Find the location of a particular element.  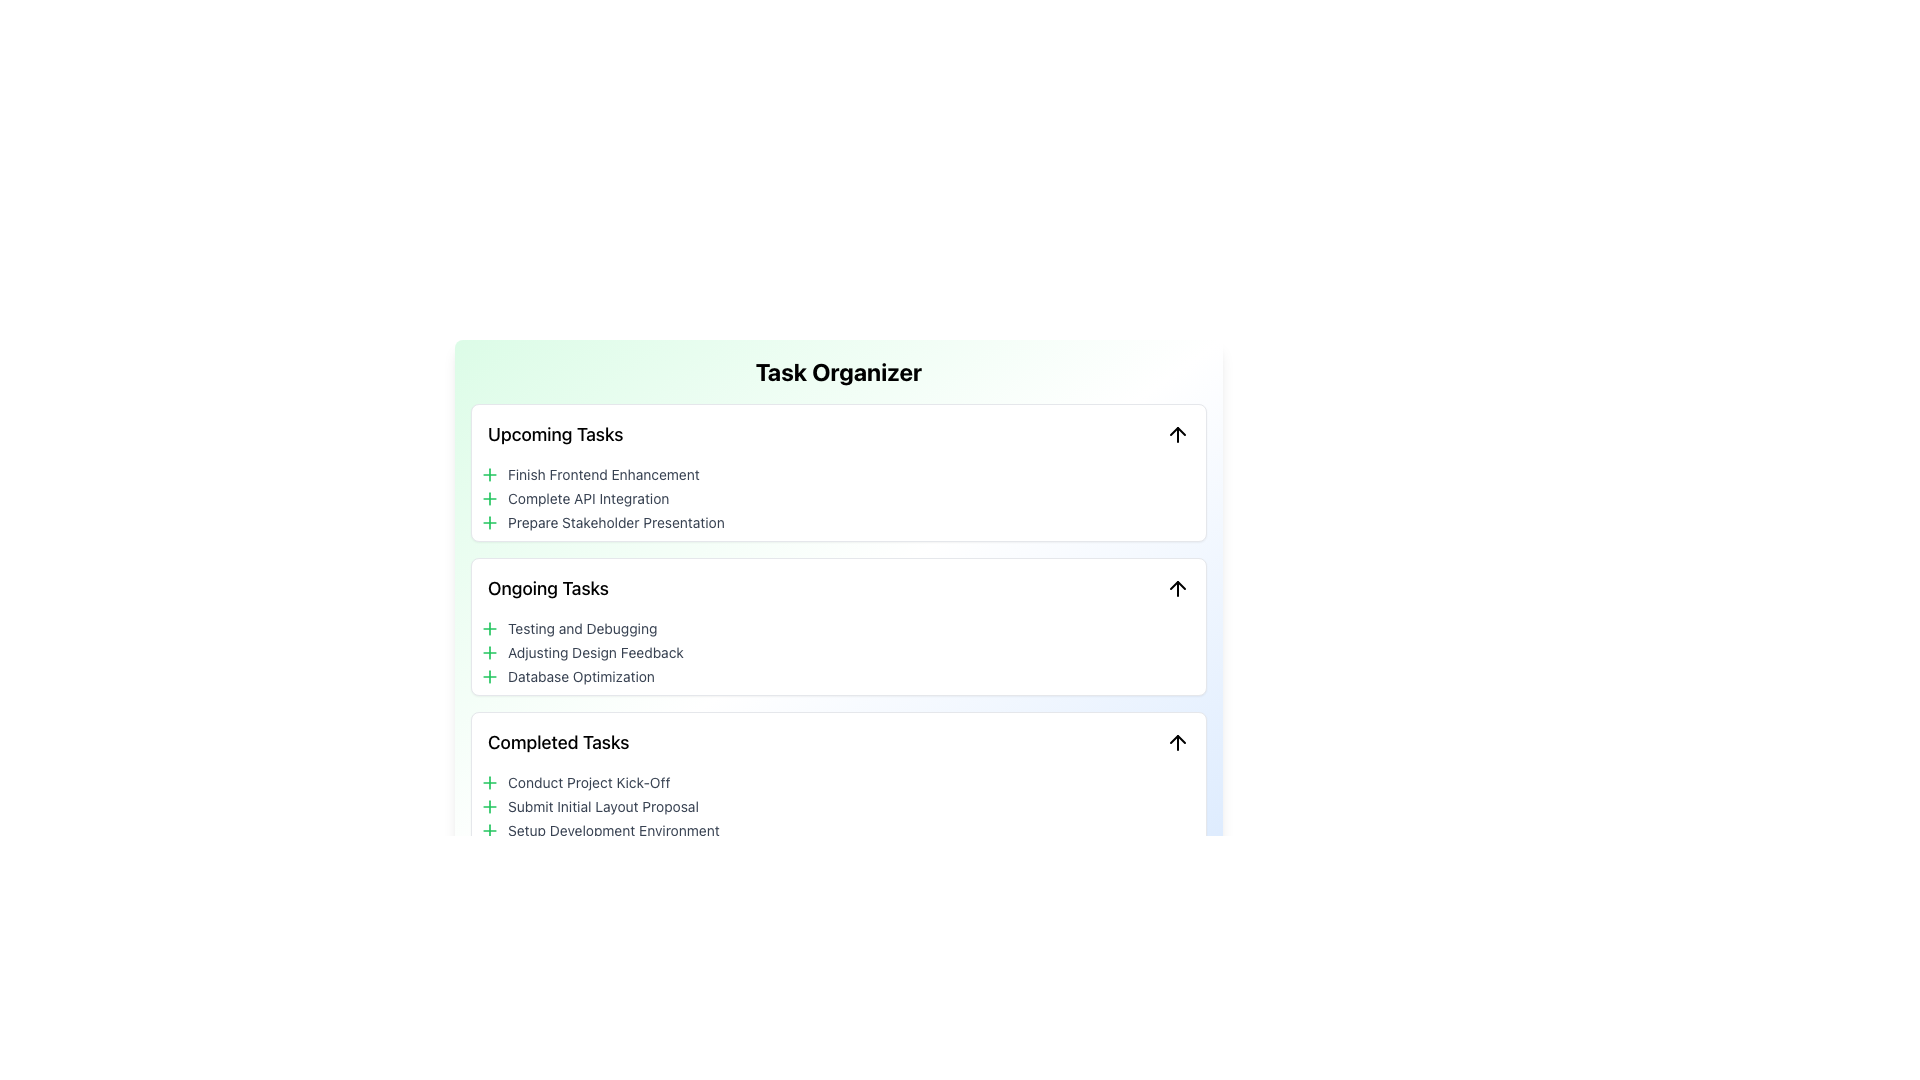

the upward direction icon located at the top-right corner of the 'Upcoming Tasks' header section is located at coordinates (1177, 434).